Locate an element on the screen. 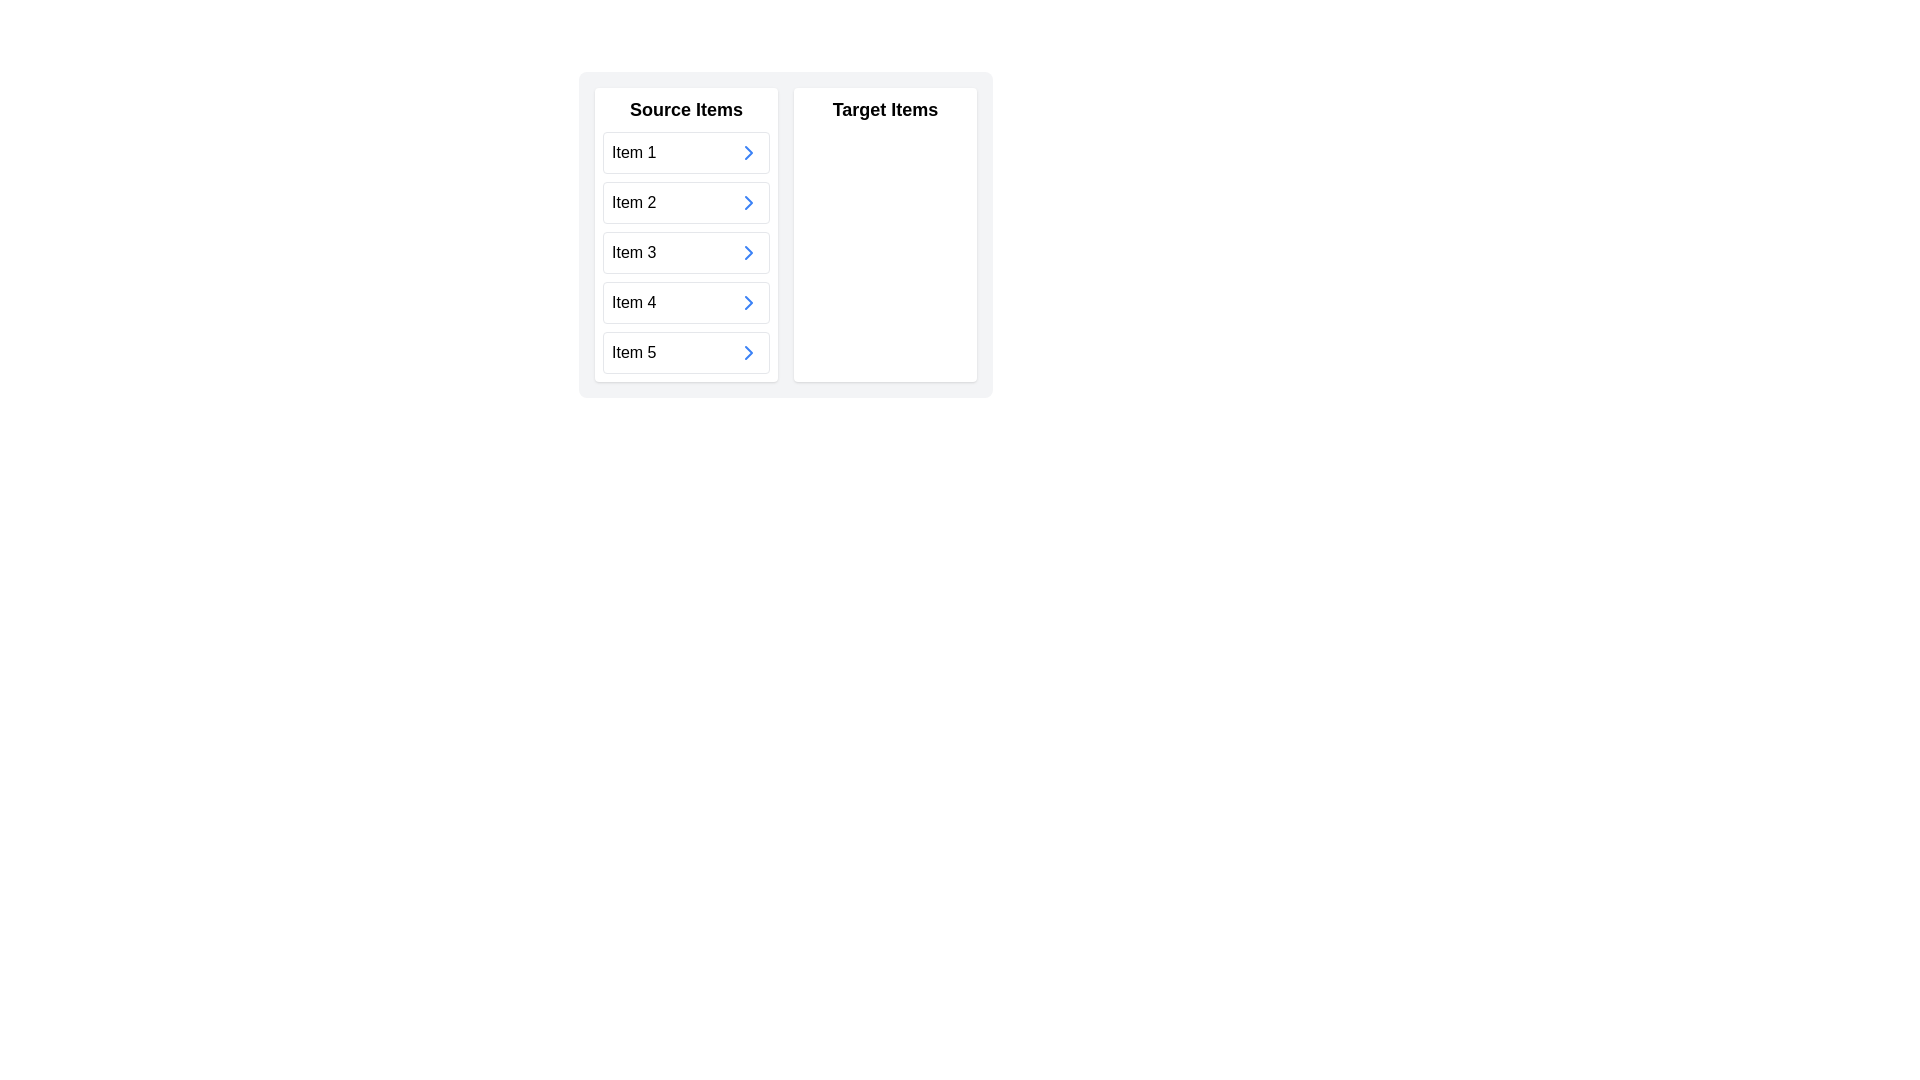 The width and height of the screenshot is (1920, 1080). the icon button associated with 'Item 4' to observe a color change to darker blue is located at coordinates (747, 303).